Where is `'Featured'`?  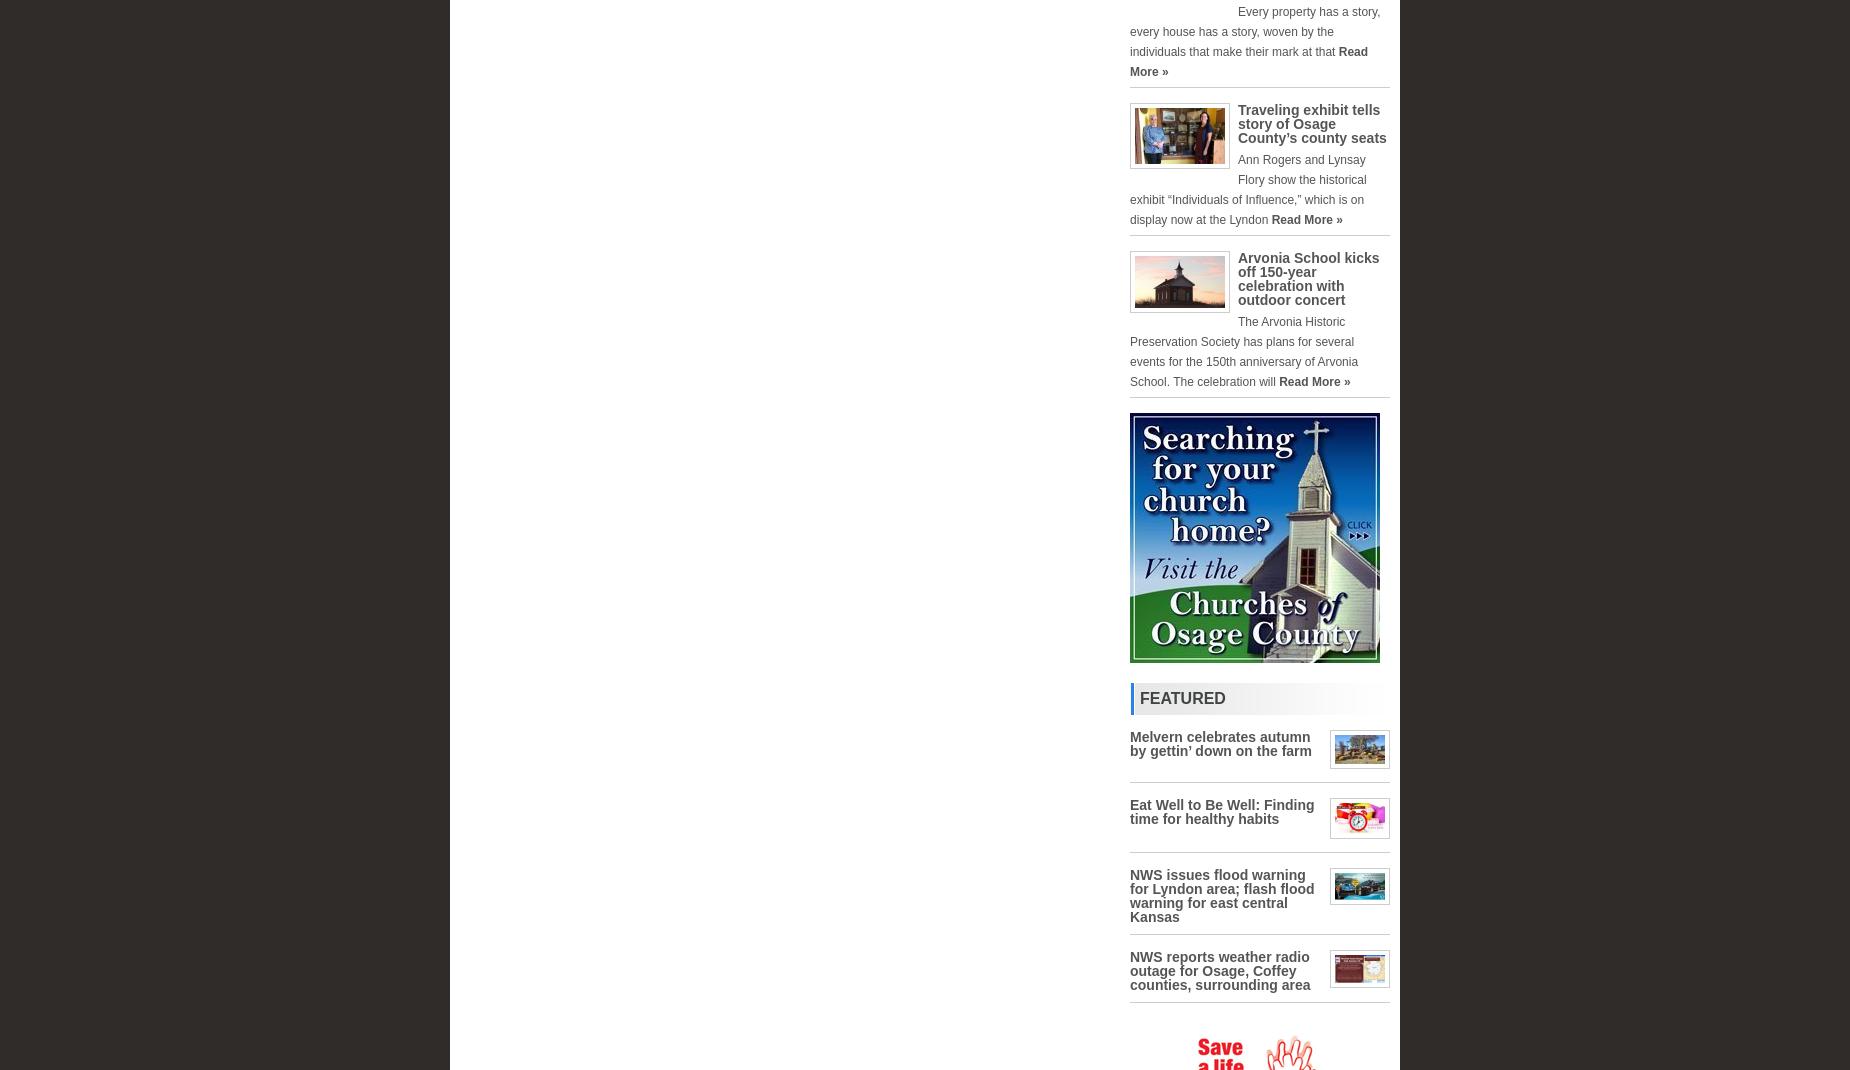
'Featured' is located at coordinates (1181, 698).